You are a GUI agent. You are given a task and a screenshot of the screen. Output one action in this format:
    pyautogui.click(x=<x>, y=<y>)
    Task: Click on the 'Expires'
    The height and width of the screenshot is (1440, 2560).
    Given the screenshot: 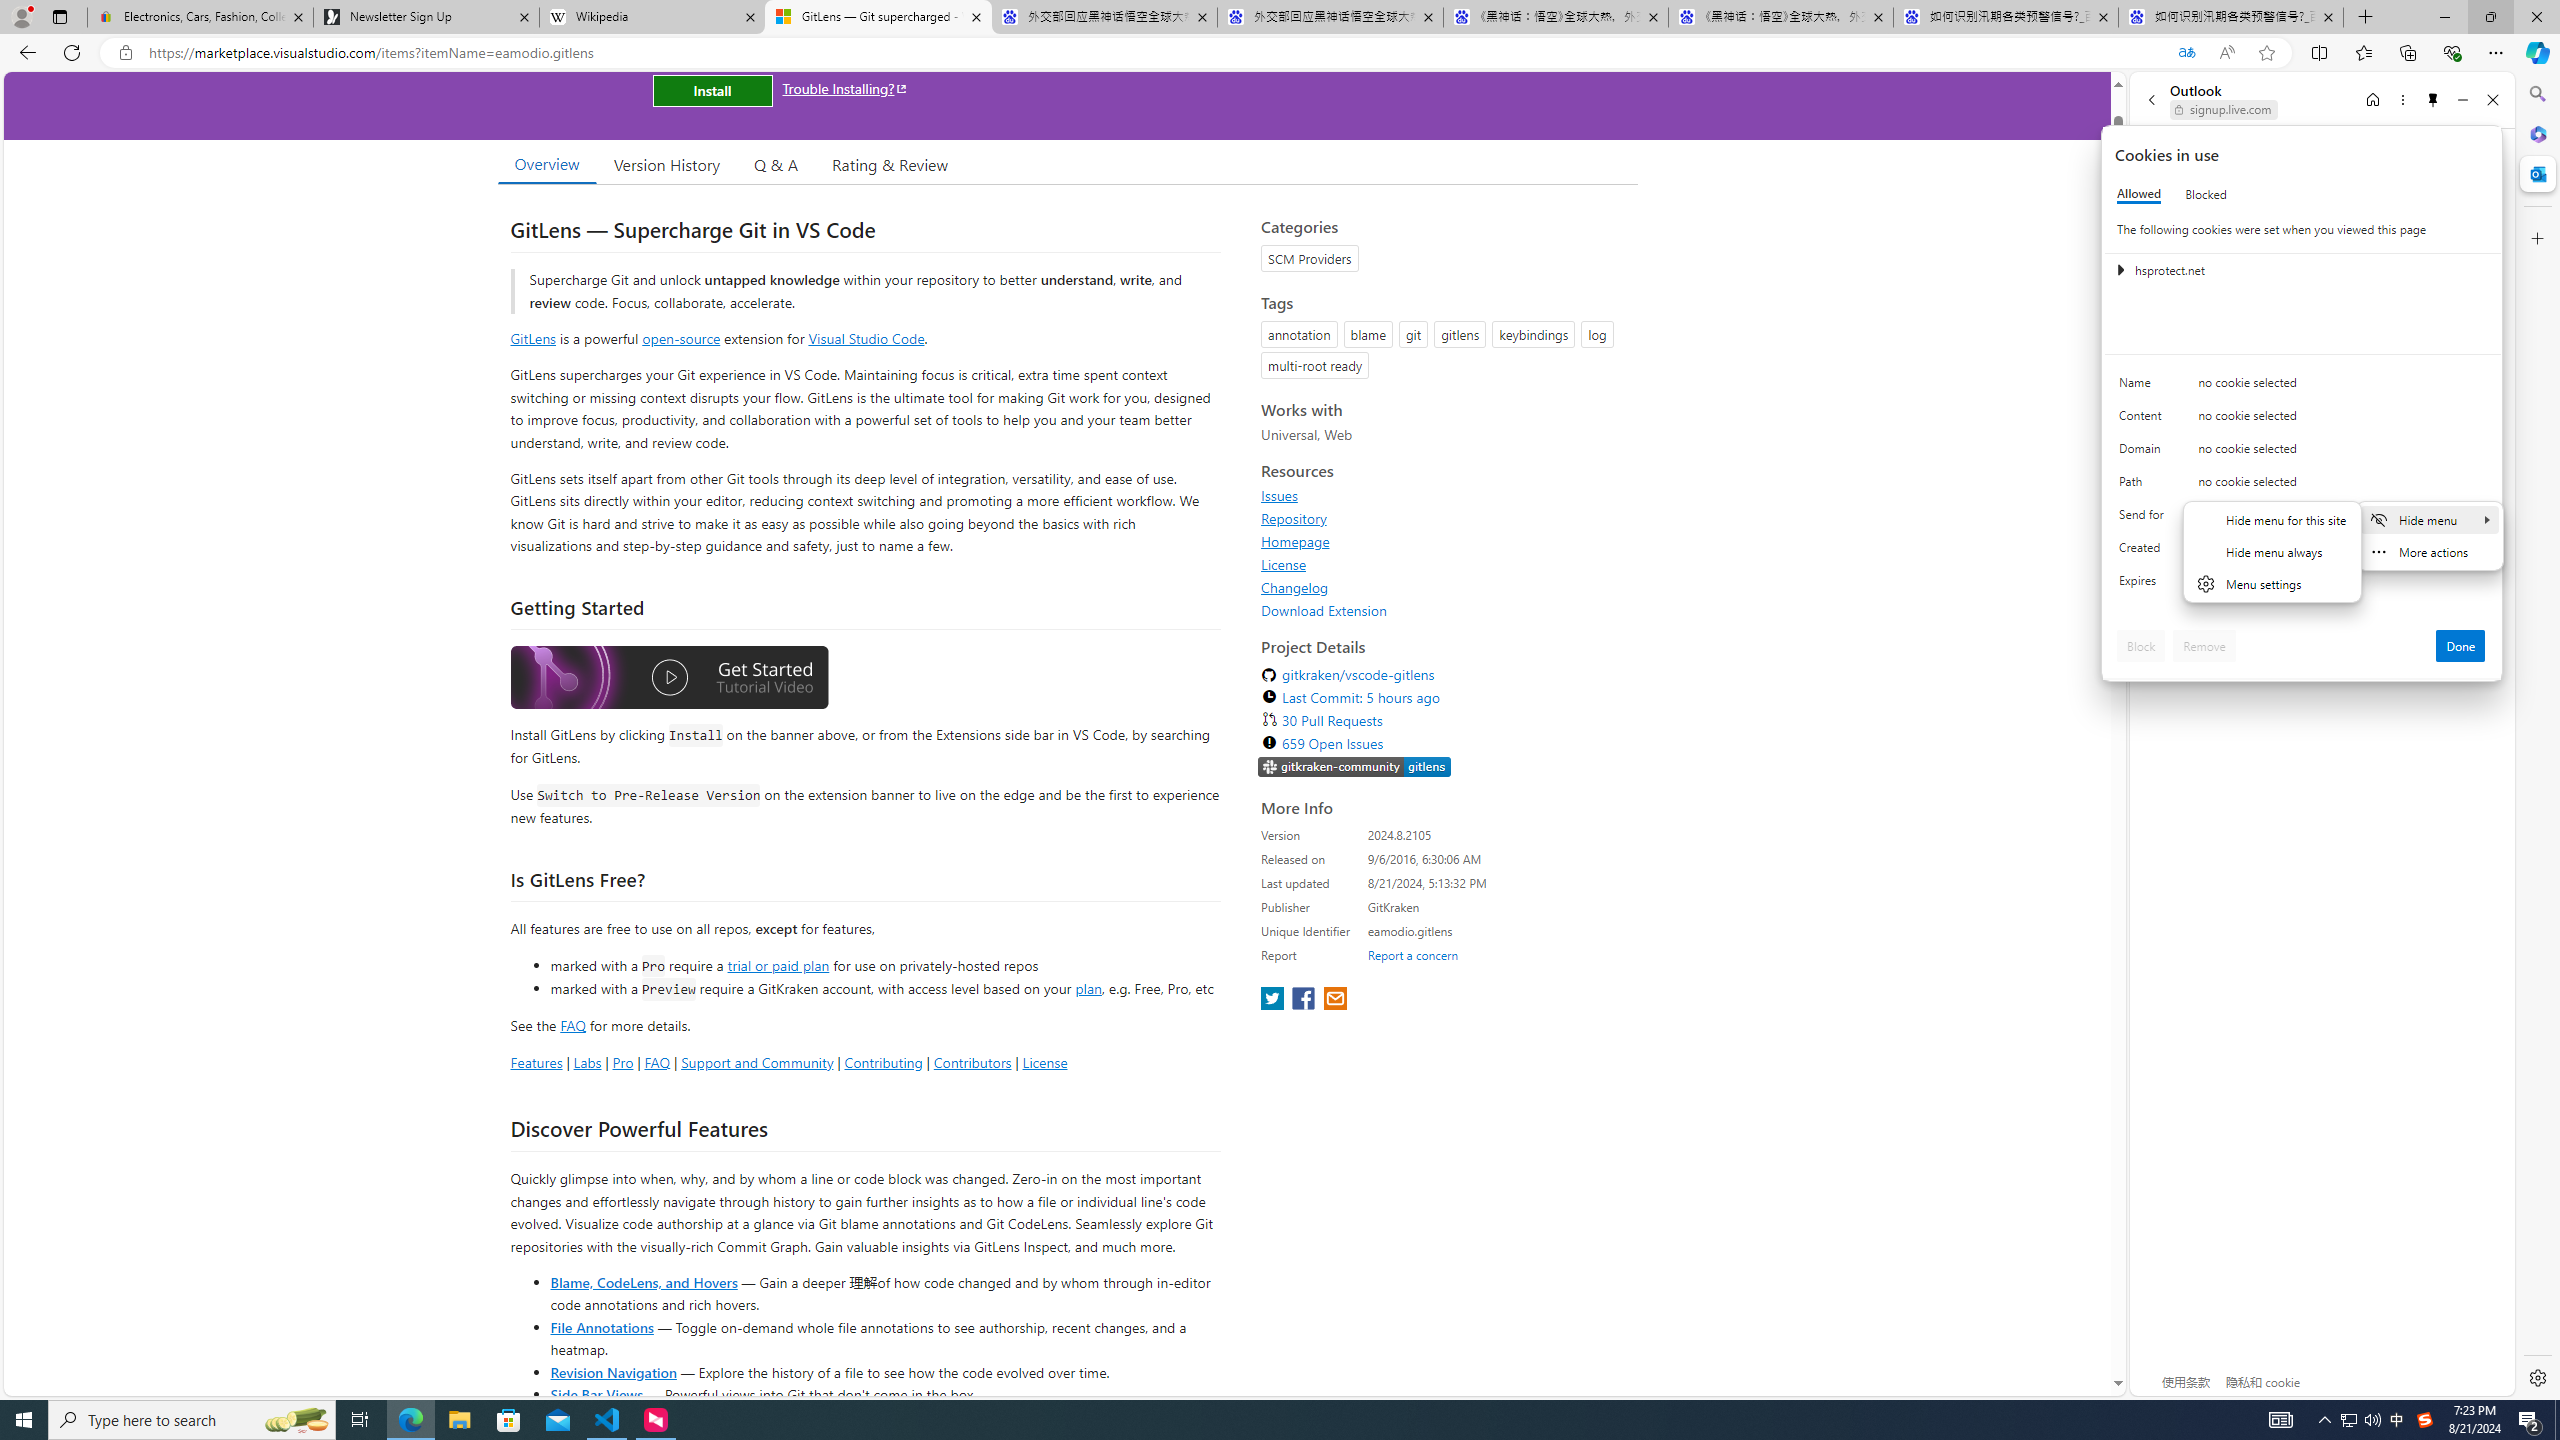 What is the action you would take?
    pyautogui.click(x=2144, y=585)
    